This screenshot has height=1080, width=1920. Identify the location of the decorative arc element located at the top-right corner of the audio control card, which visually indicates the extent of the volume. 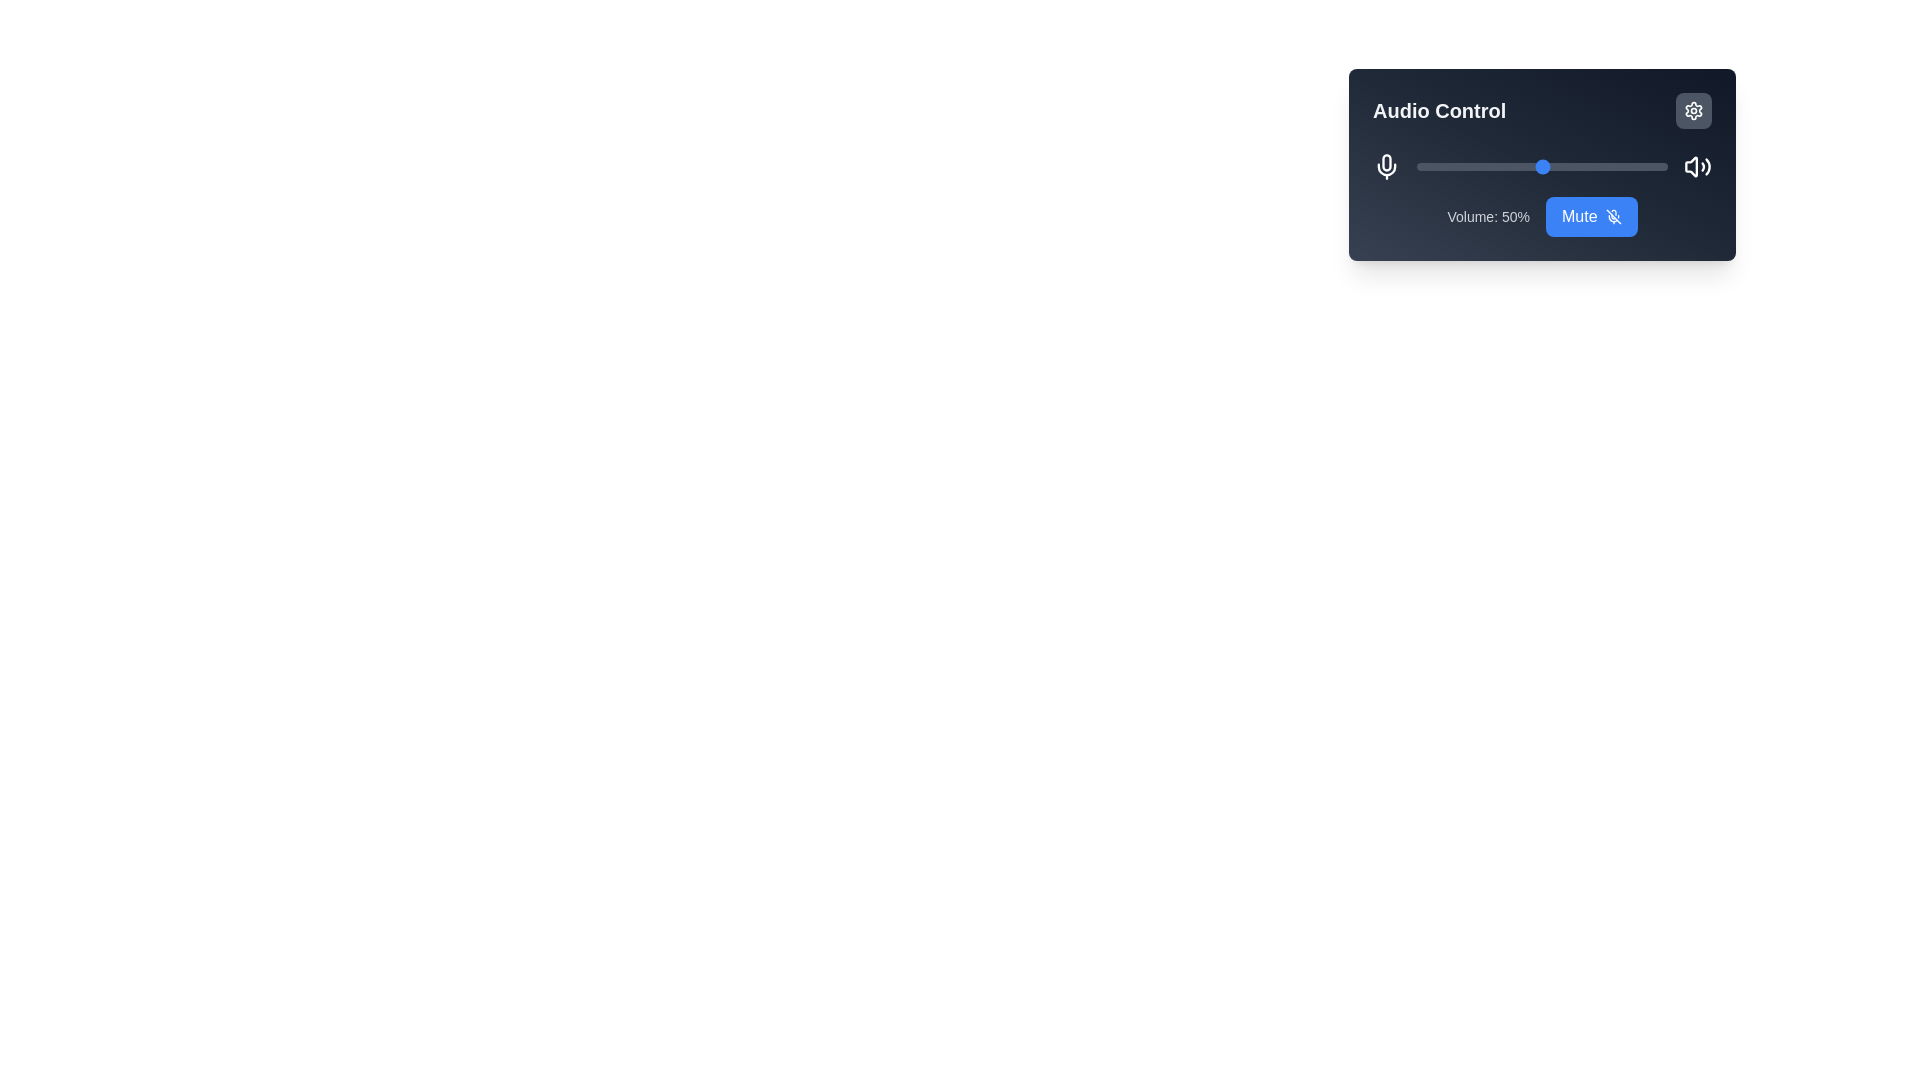
(1707, 165).